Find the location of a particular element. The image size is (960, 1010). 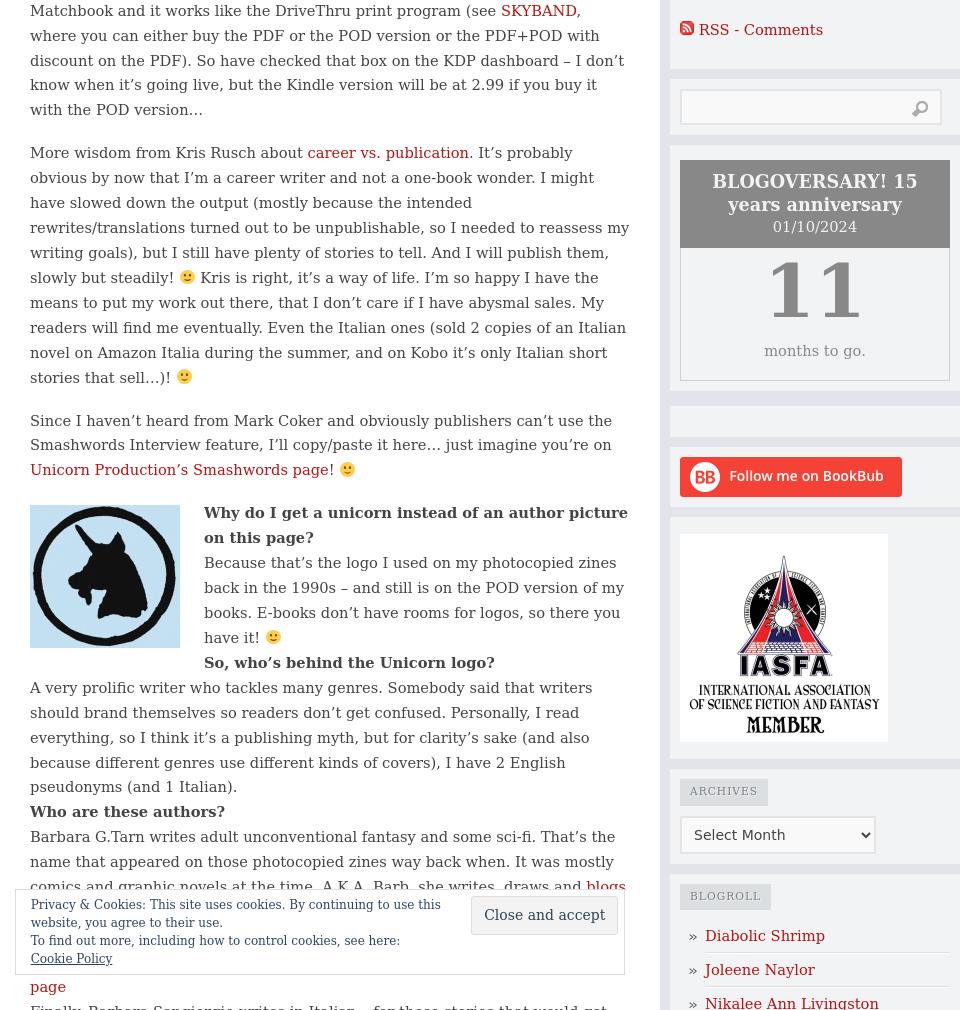

'!' is located at coordinates (333, 469).